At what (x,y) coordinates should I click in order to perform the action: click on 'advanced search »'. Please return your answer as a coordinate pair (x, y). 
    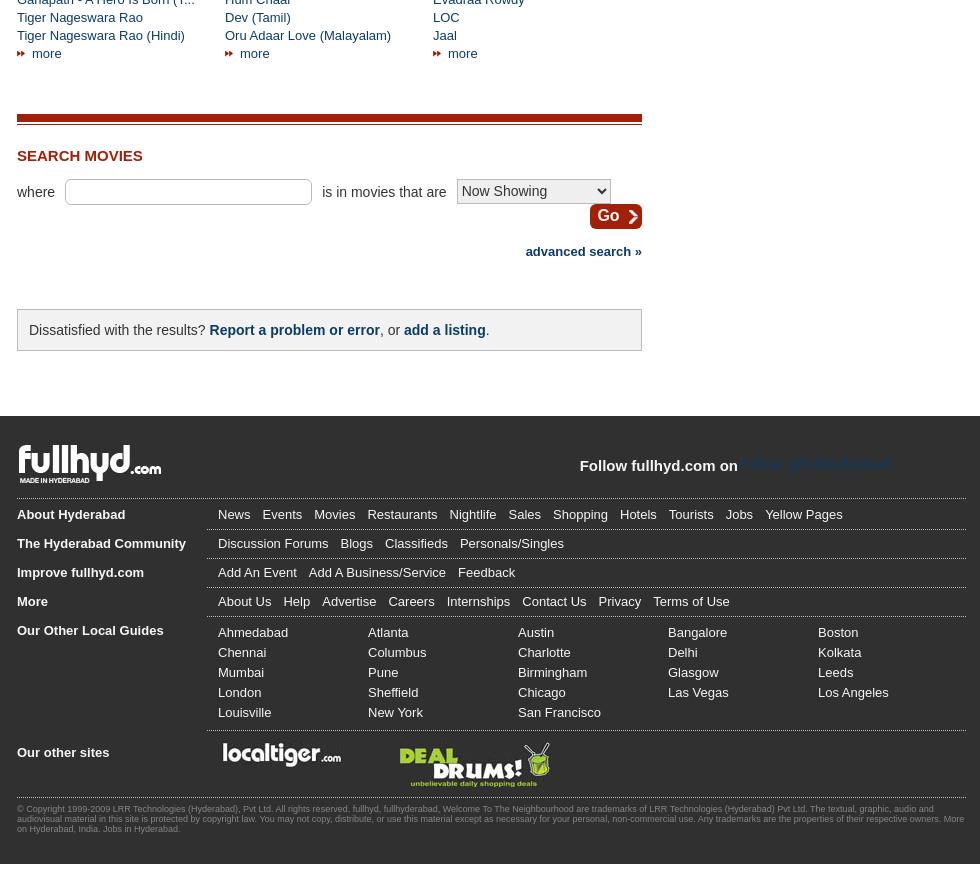
    Looking at the image, I should click on (583, 250).